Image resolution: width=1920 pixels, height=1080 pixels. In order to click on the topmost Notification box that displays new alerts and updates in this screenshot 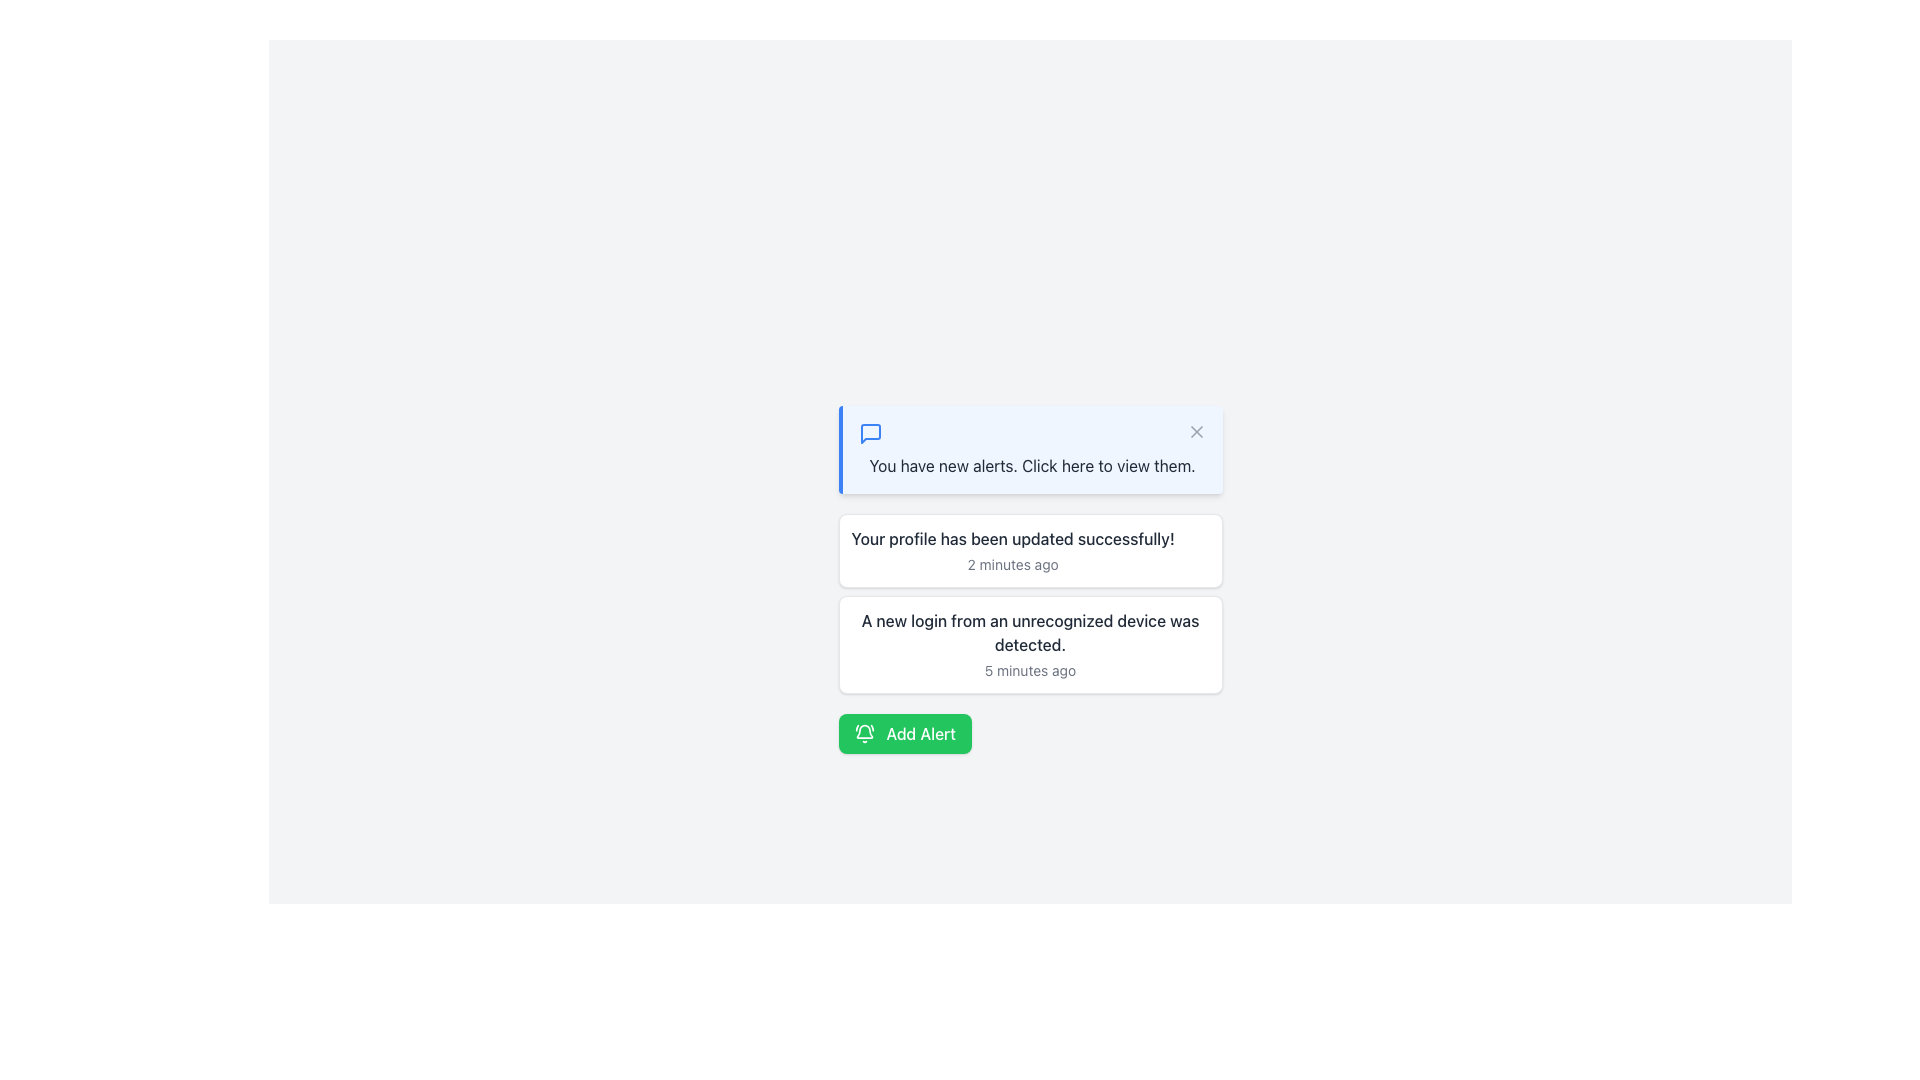, I will do `click(1030, 450)`.